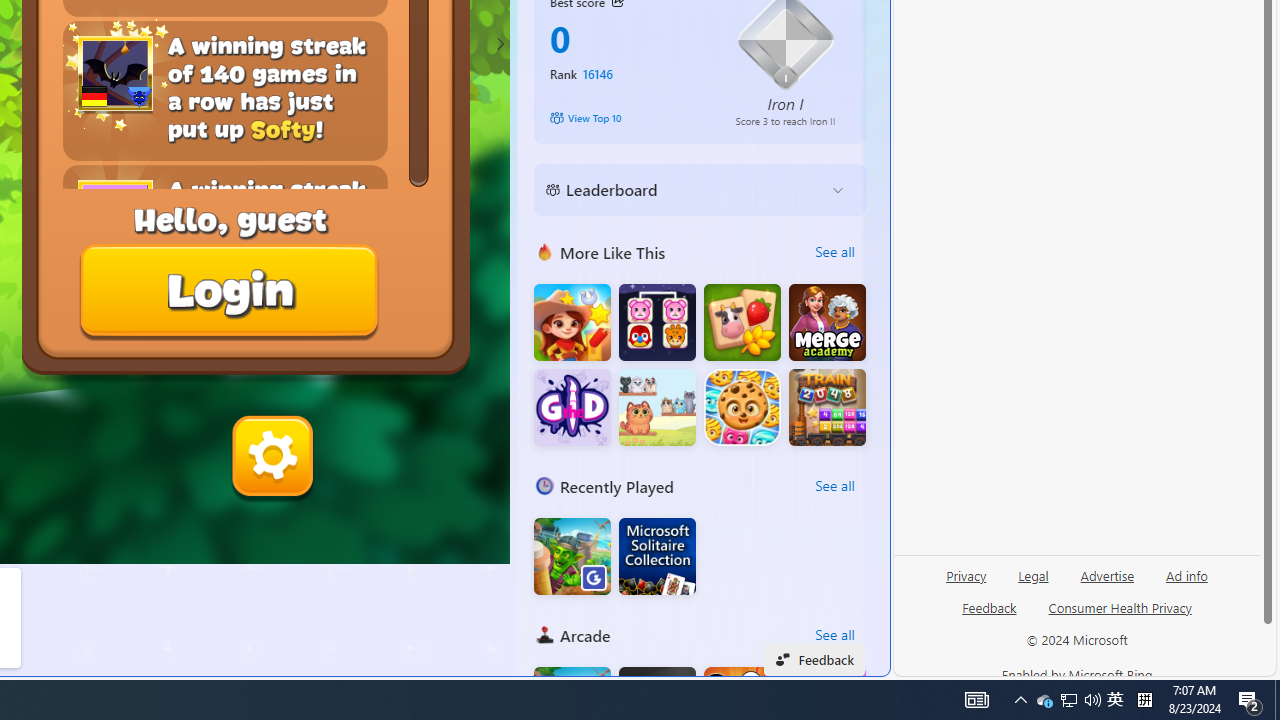 Image resolution: width=1280 pixels, height=720 pixels. What do you see at coordinates (571, 406) in the screenshot?
I see `'Guess the Drawing'` at bounding box center [571, 406].